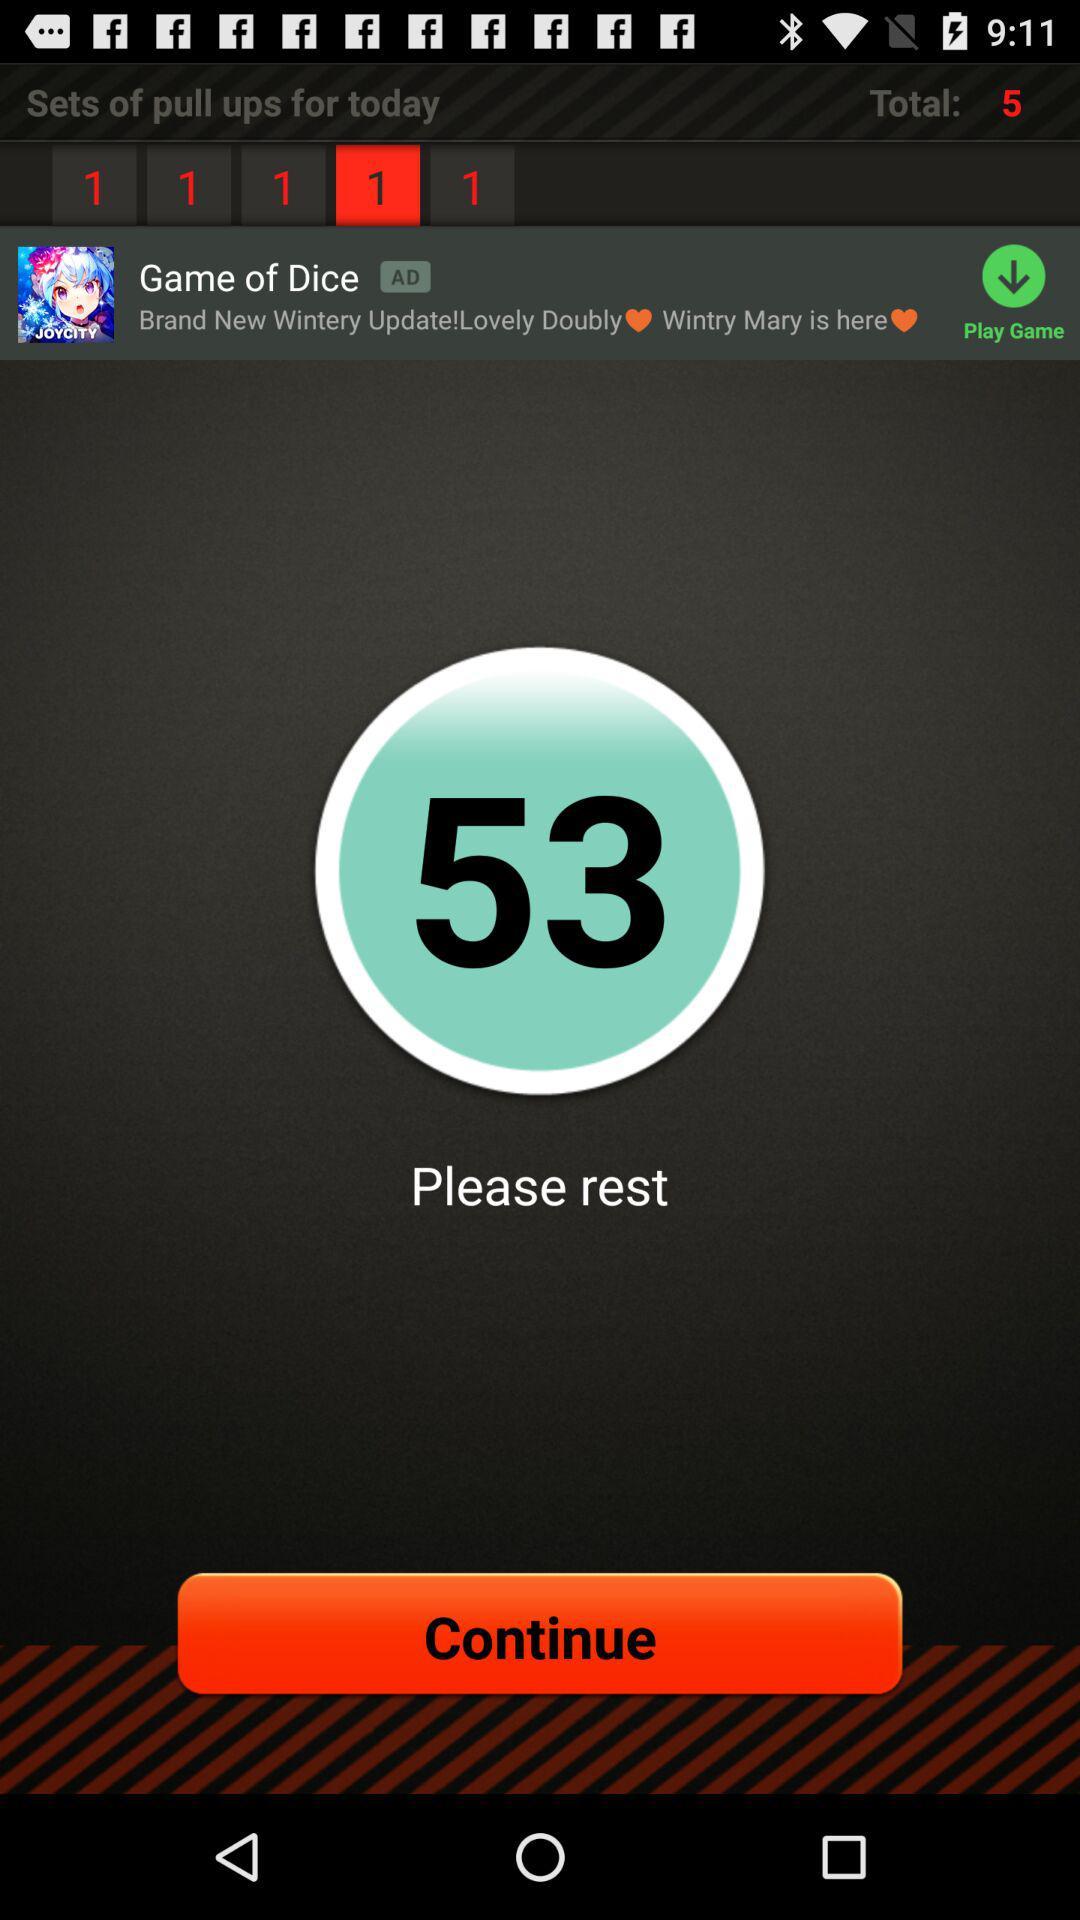  What do you see at coordinates (284, 275) in the screenshot?
I see `game of dice icon` at bounding box center [284, 275].